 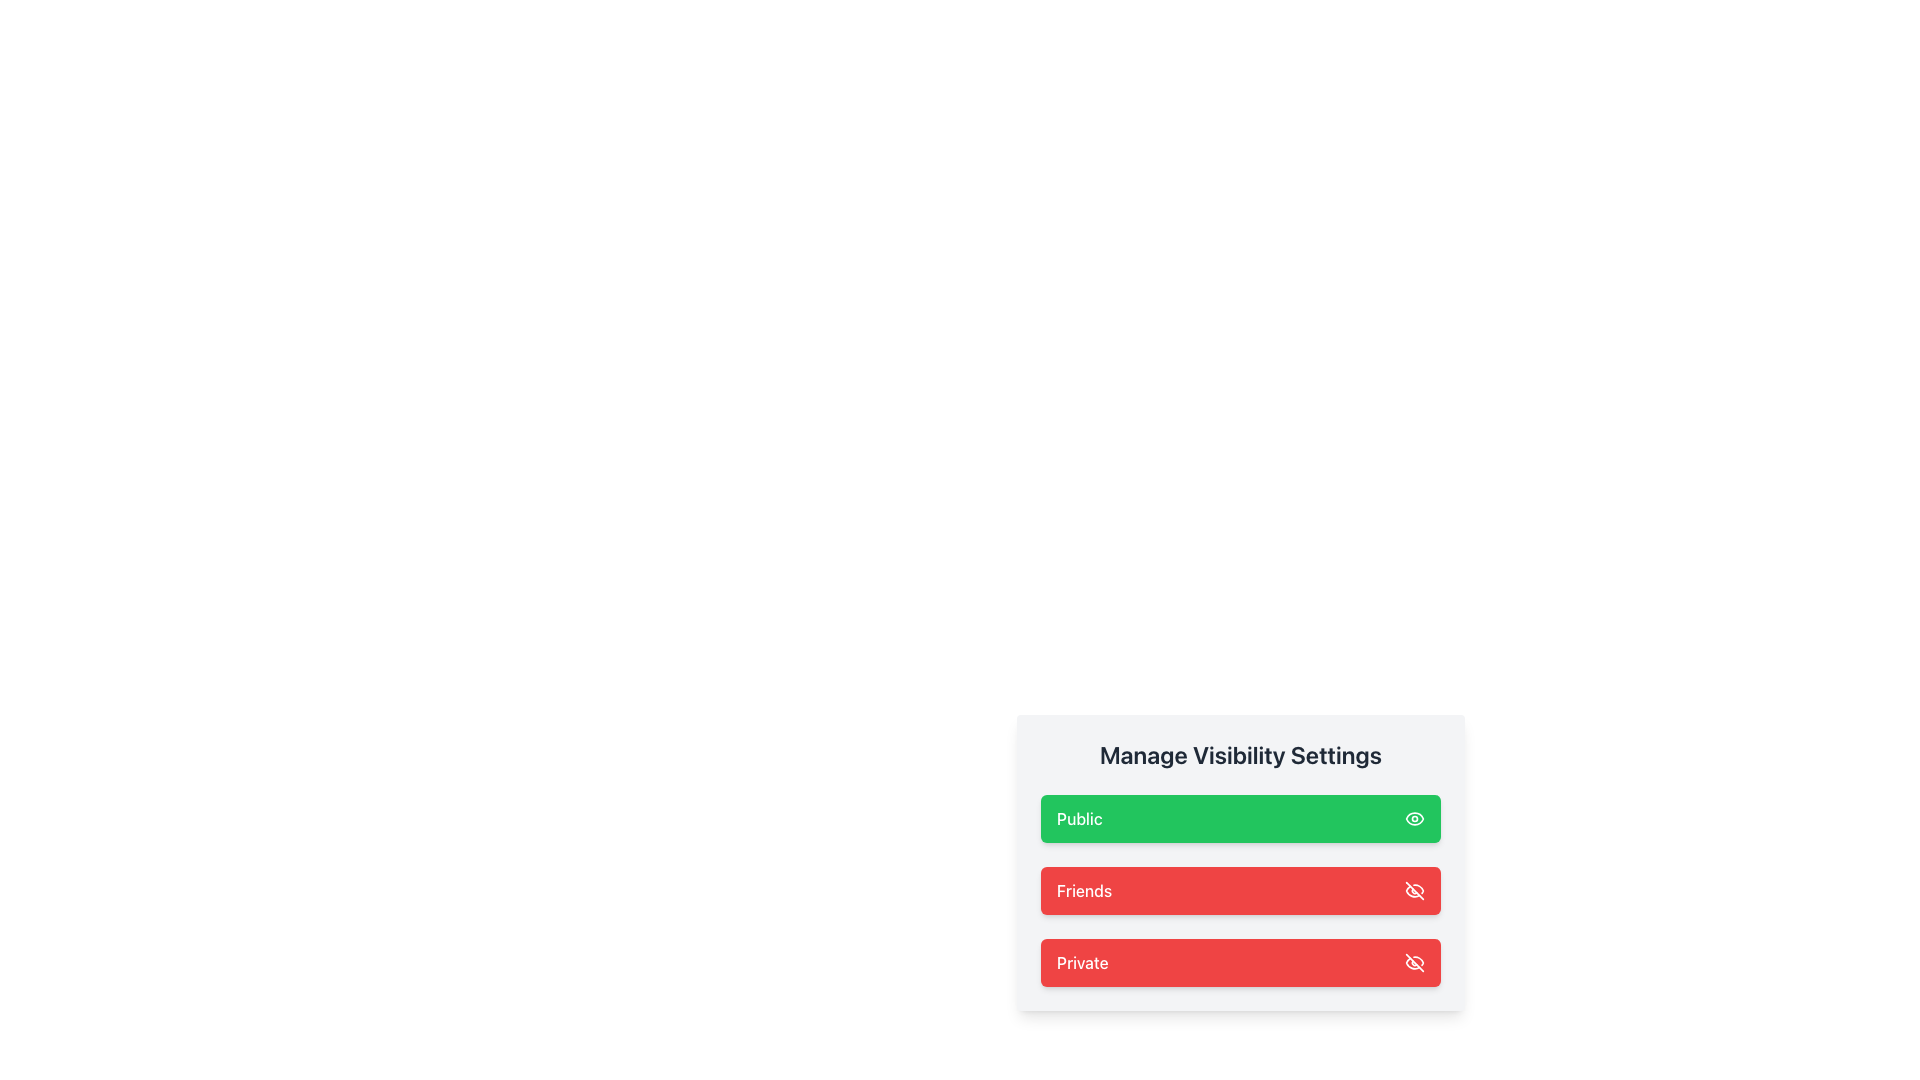 What do you see at coordinates (1240, 818) in the screenshot?
I see `the green 'Public' button with rounded corners that indicates visibility settings` at bounding box center [1240, 818].